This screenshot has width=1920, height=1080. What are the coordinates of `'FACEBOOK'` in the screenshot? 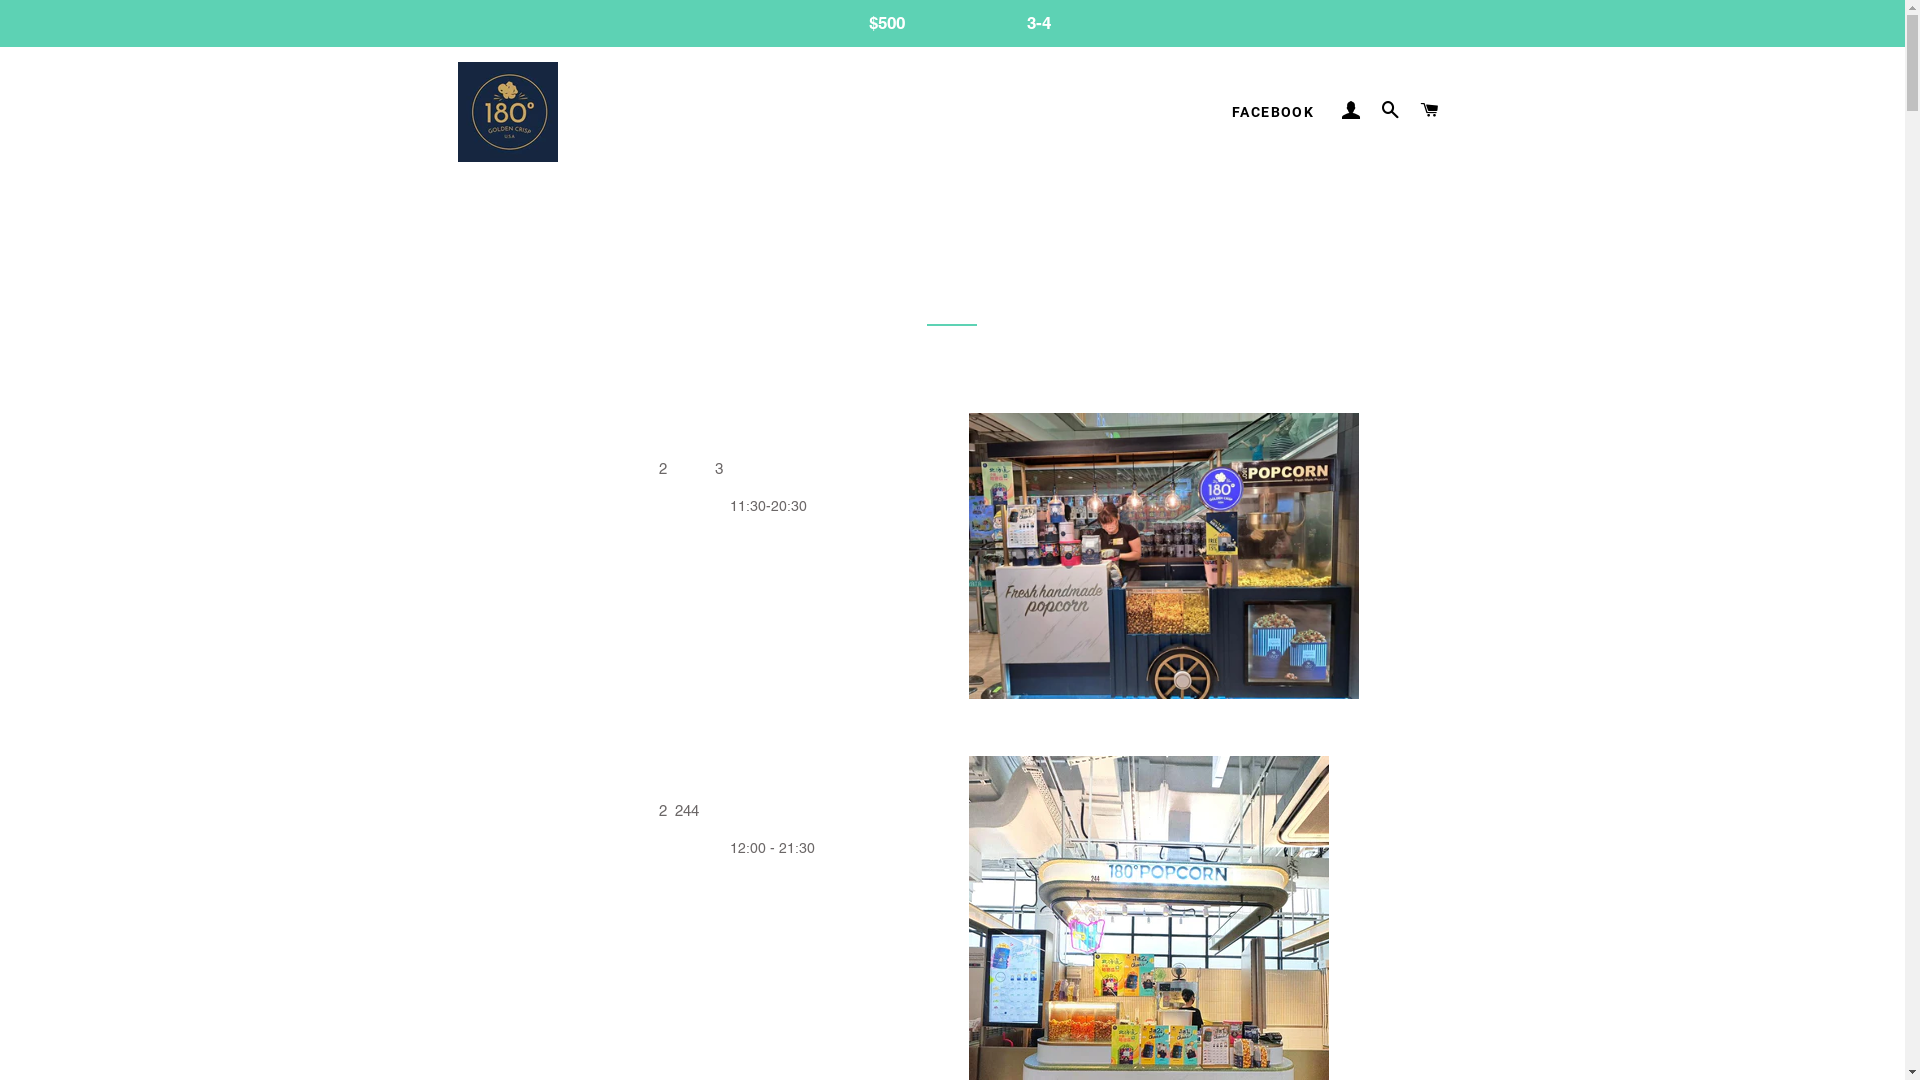 It's located at (1271, 112).